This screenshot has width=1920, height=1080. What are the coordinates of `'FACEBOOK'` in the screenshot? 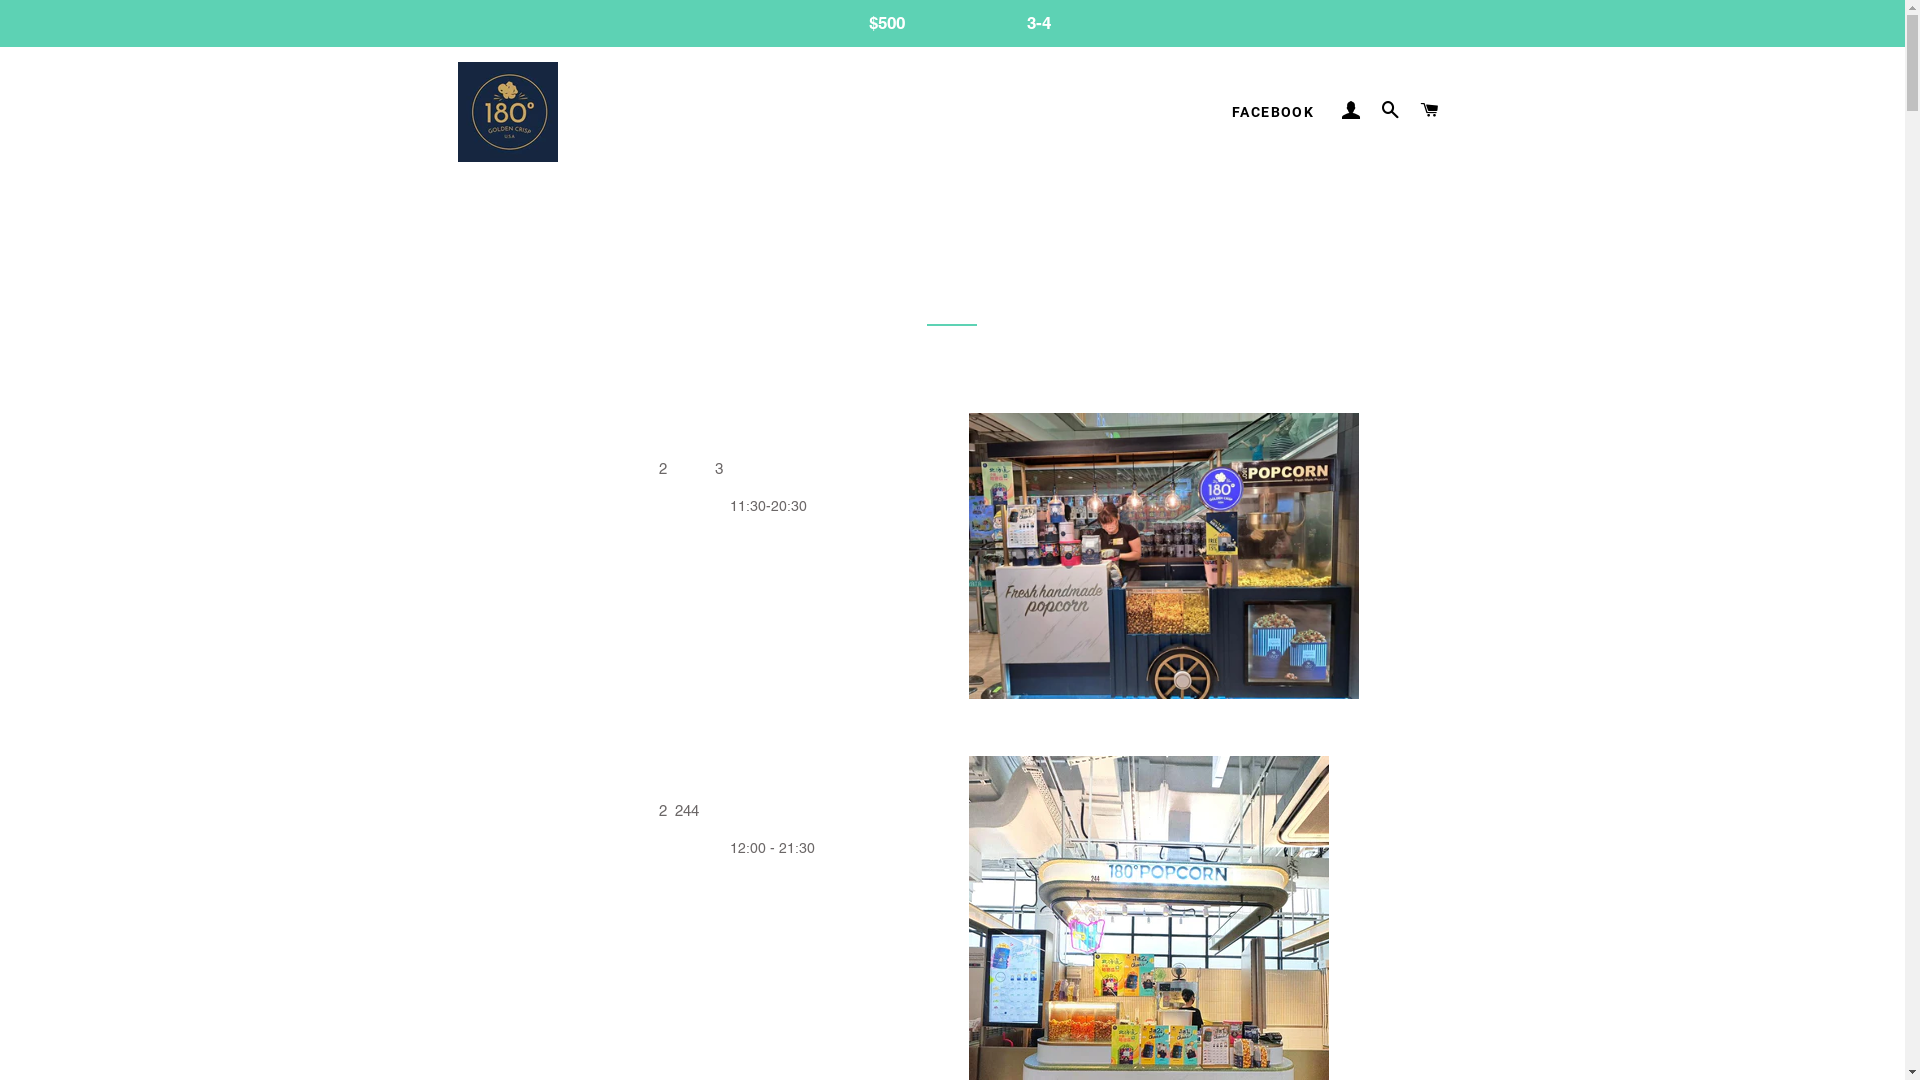 It's located at (1271, 112).